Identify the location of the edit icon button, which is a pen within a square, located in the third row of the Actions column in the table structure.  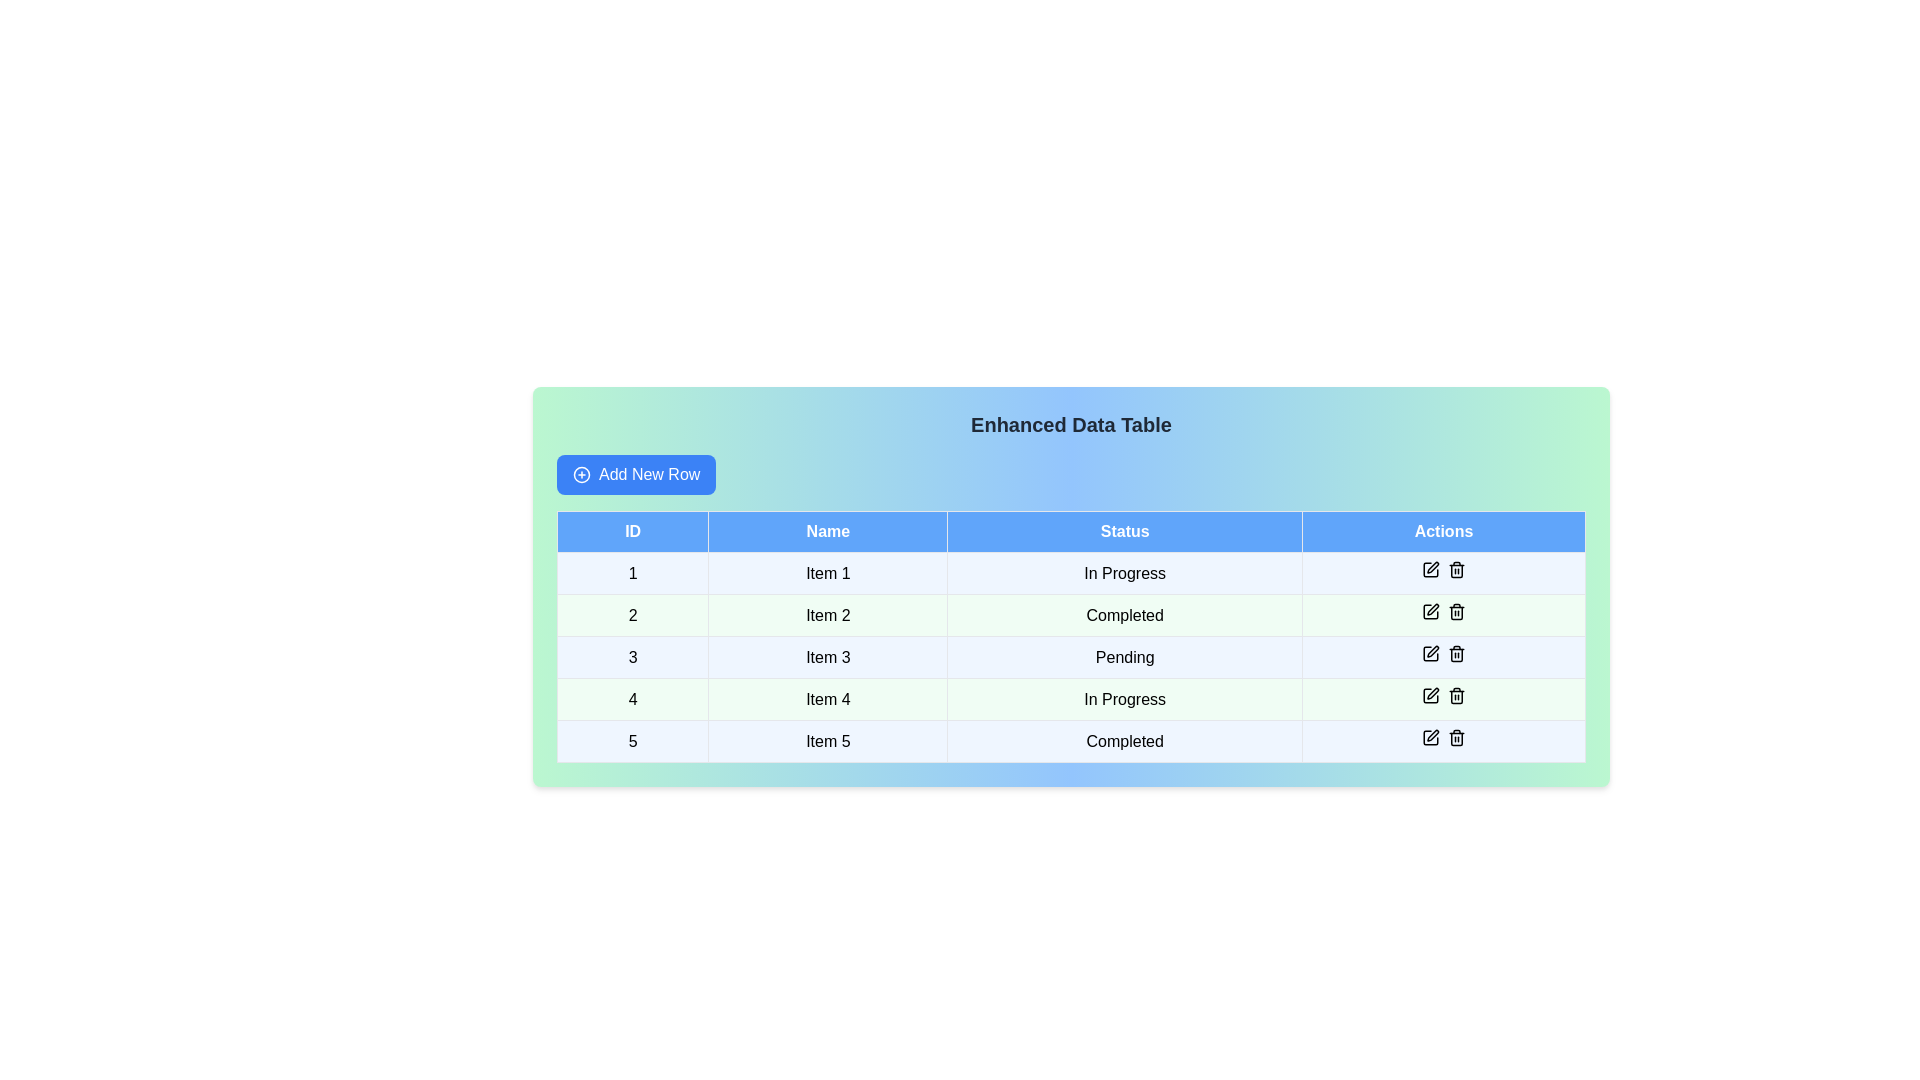
(1429, 654).